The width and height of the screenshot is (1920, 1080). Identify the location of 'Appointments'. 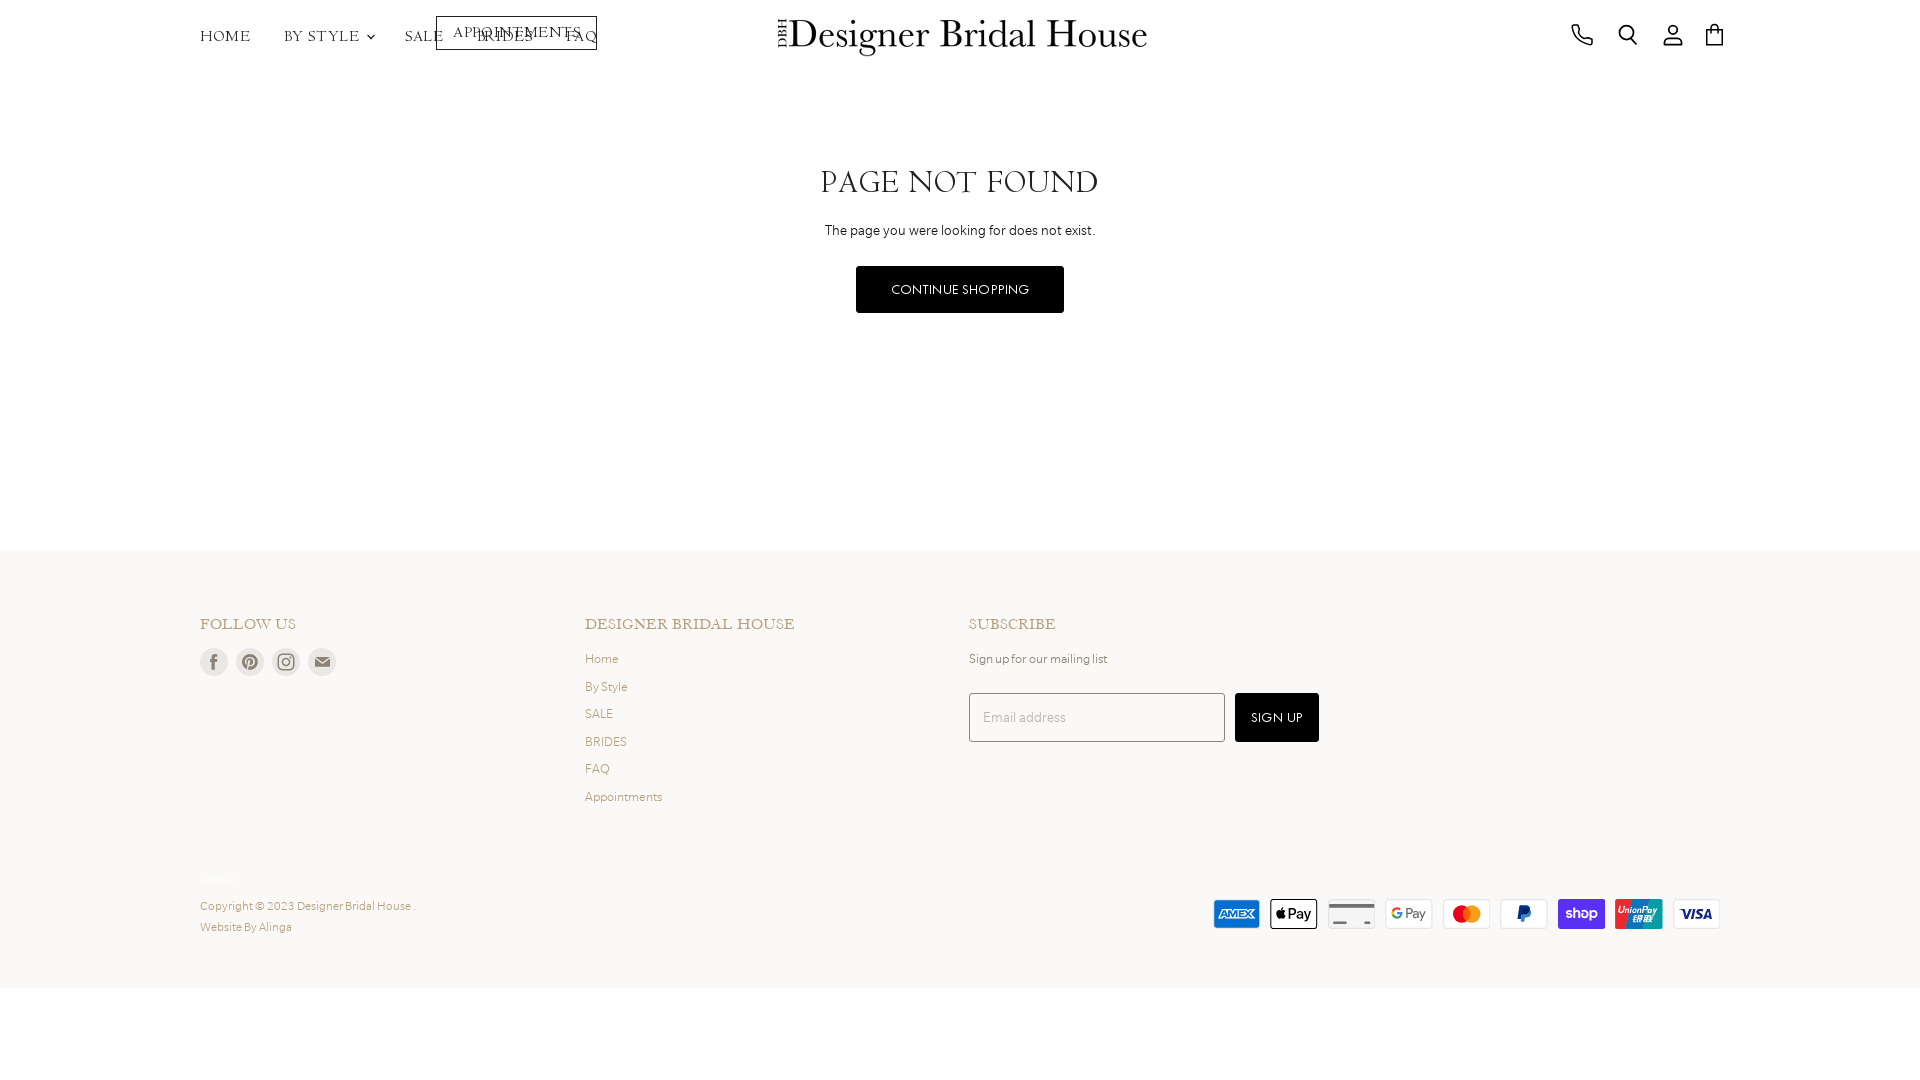
(622, 795).